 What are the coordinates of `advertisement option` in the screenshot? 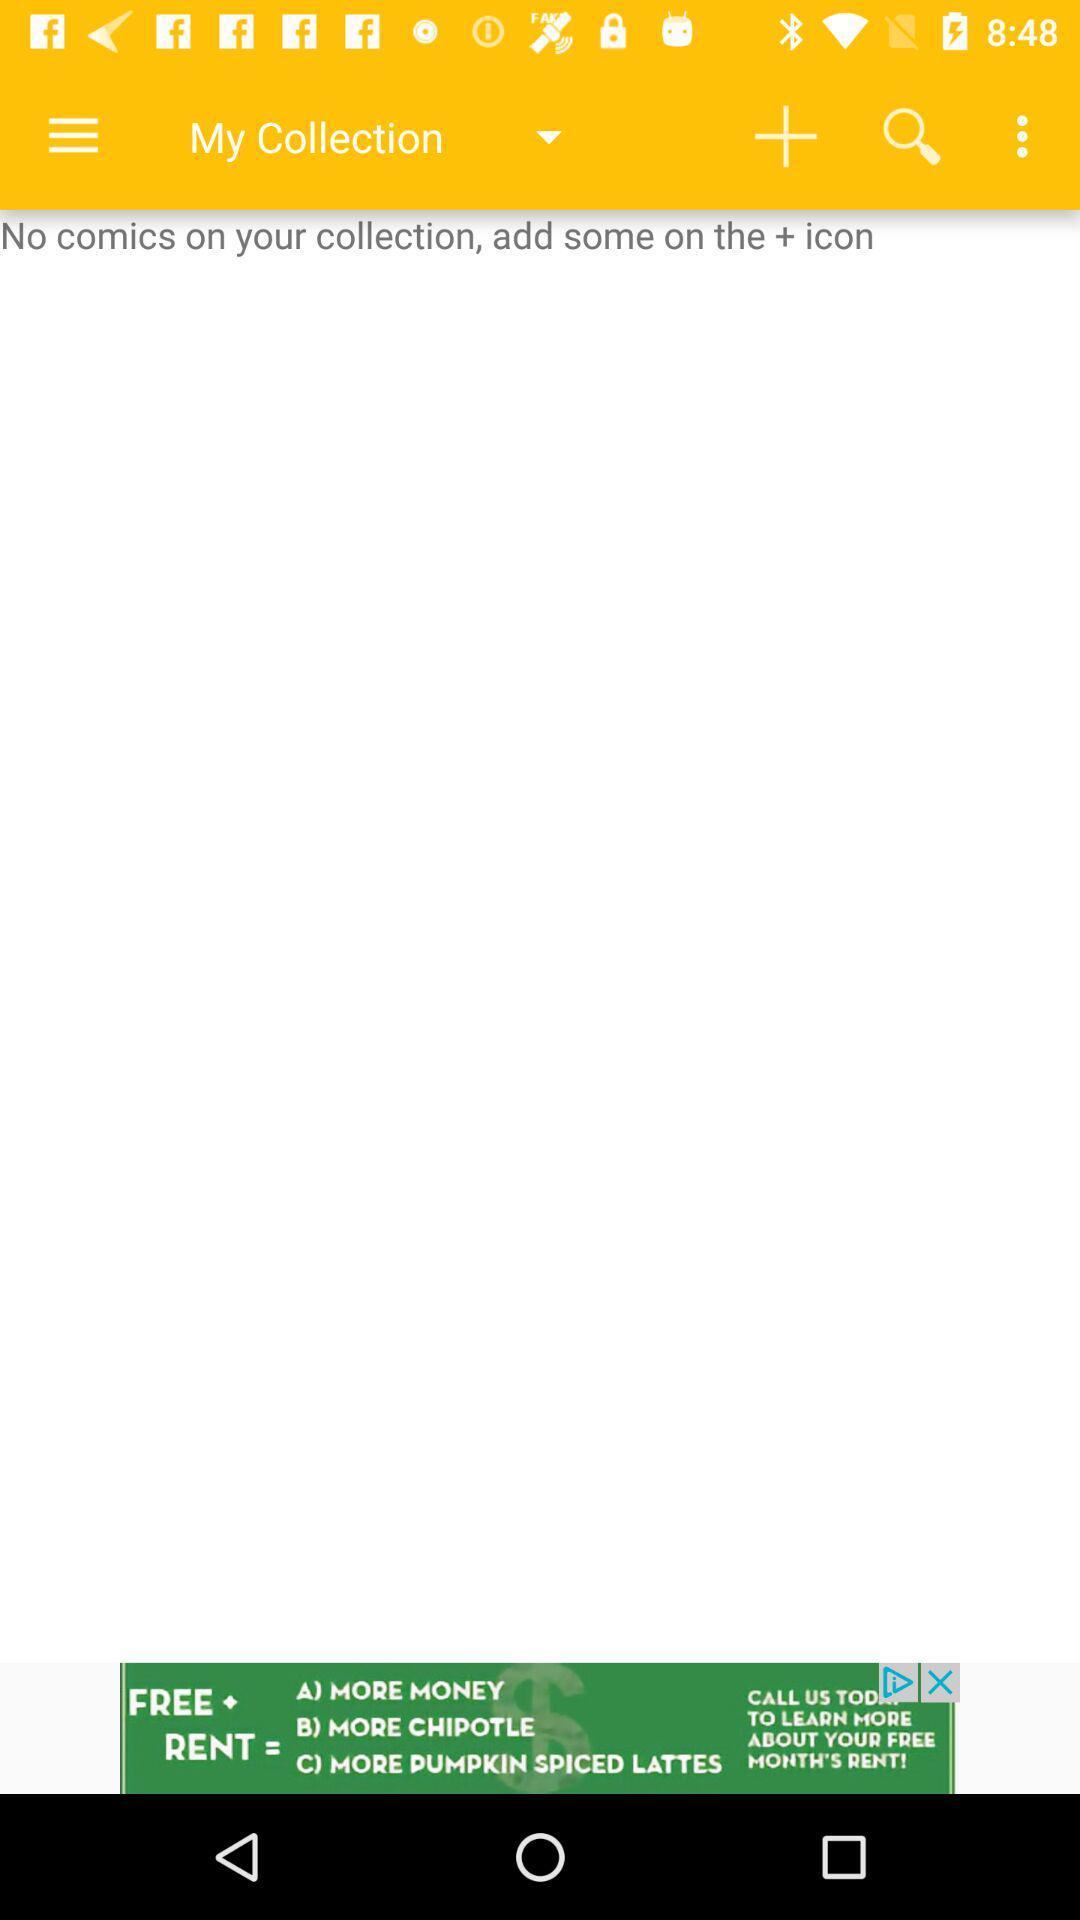 It's located at (540, 1727).